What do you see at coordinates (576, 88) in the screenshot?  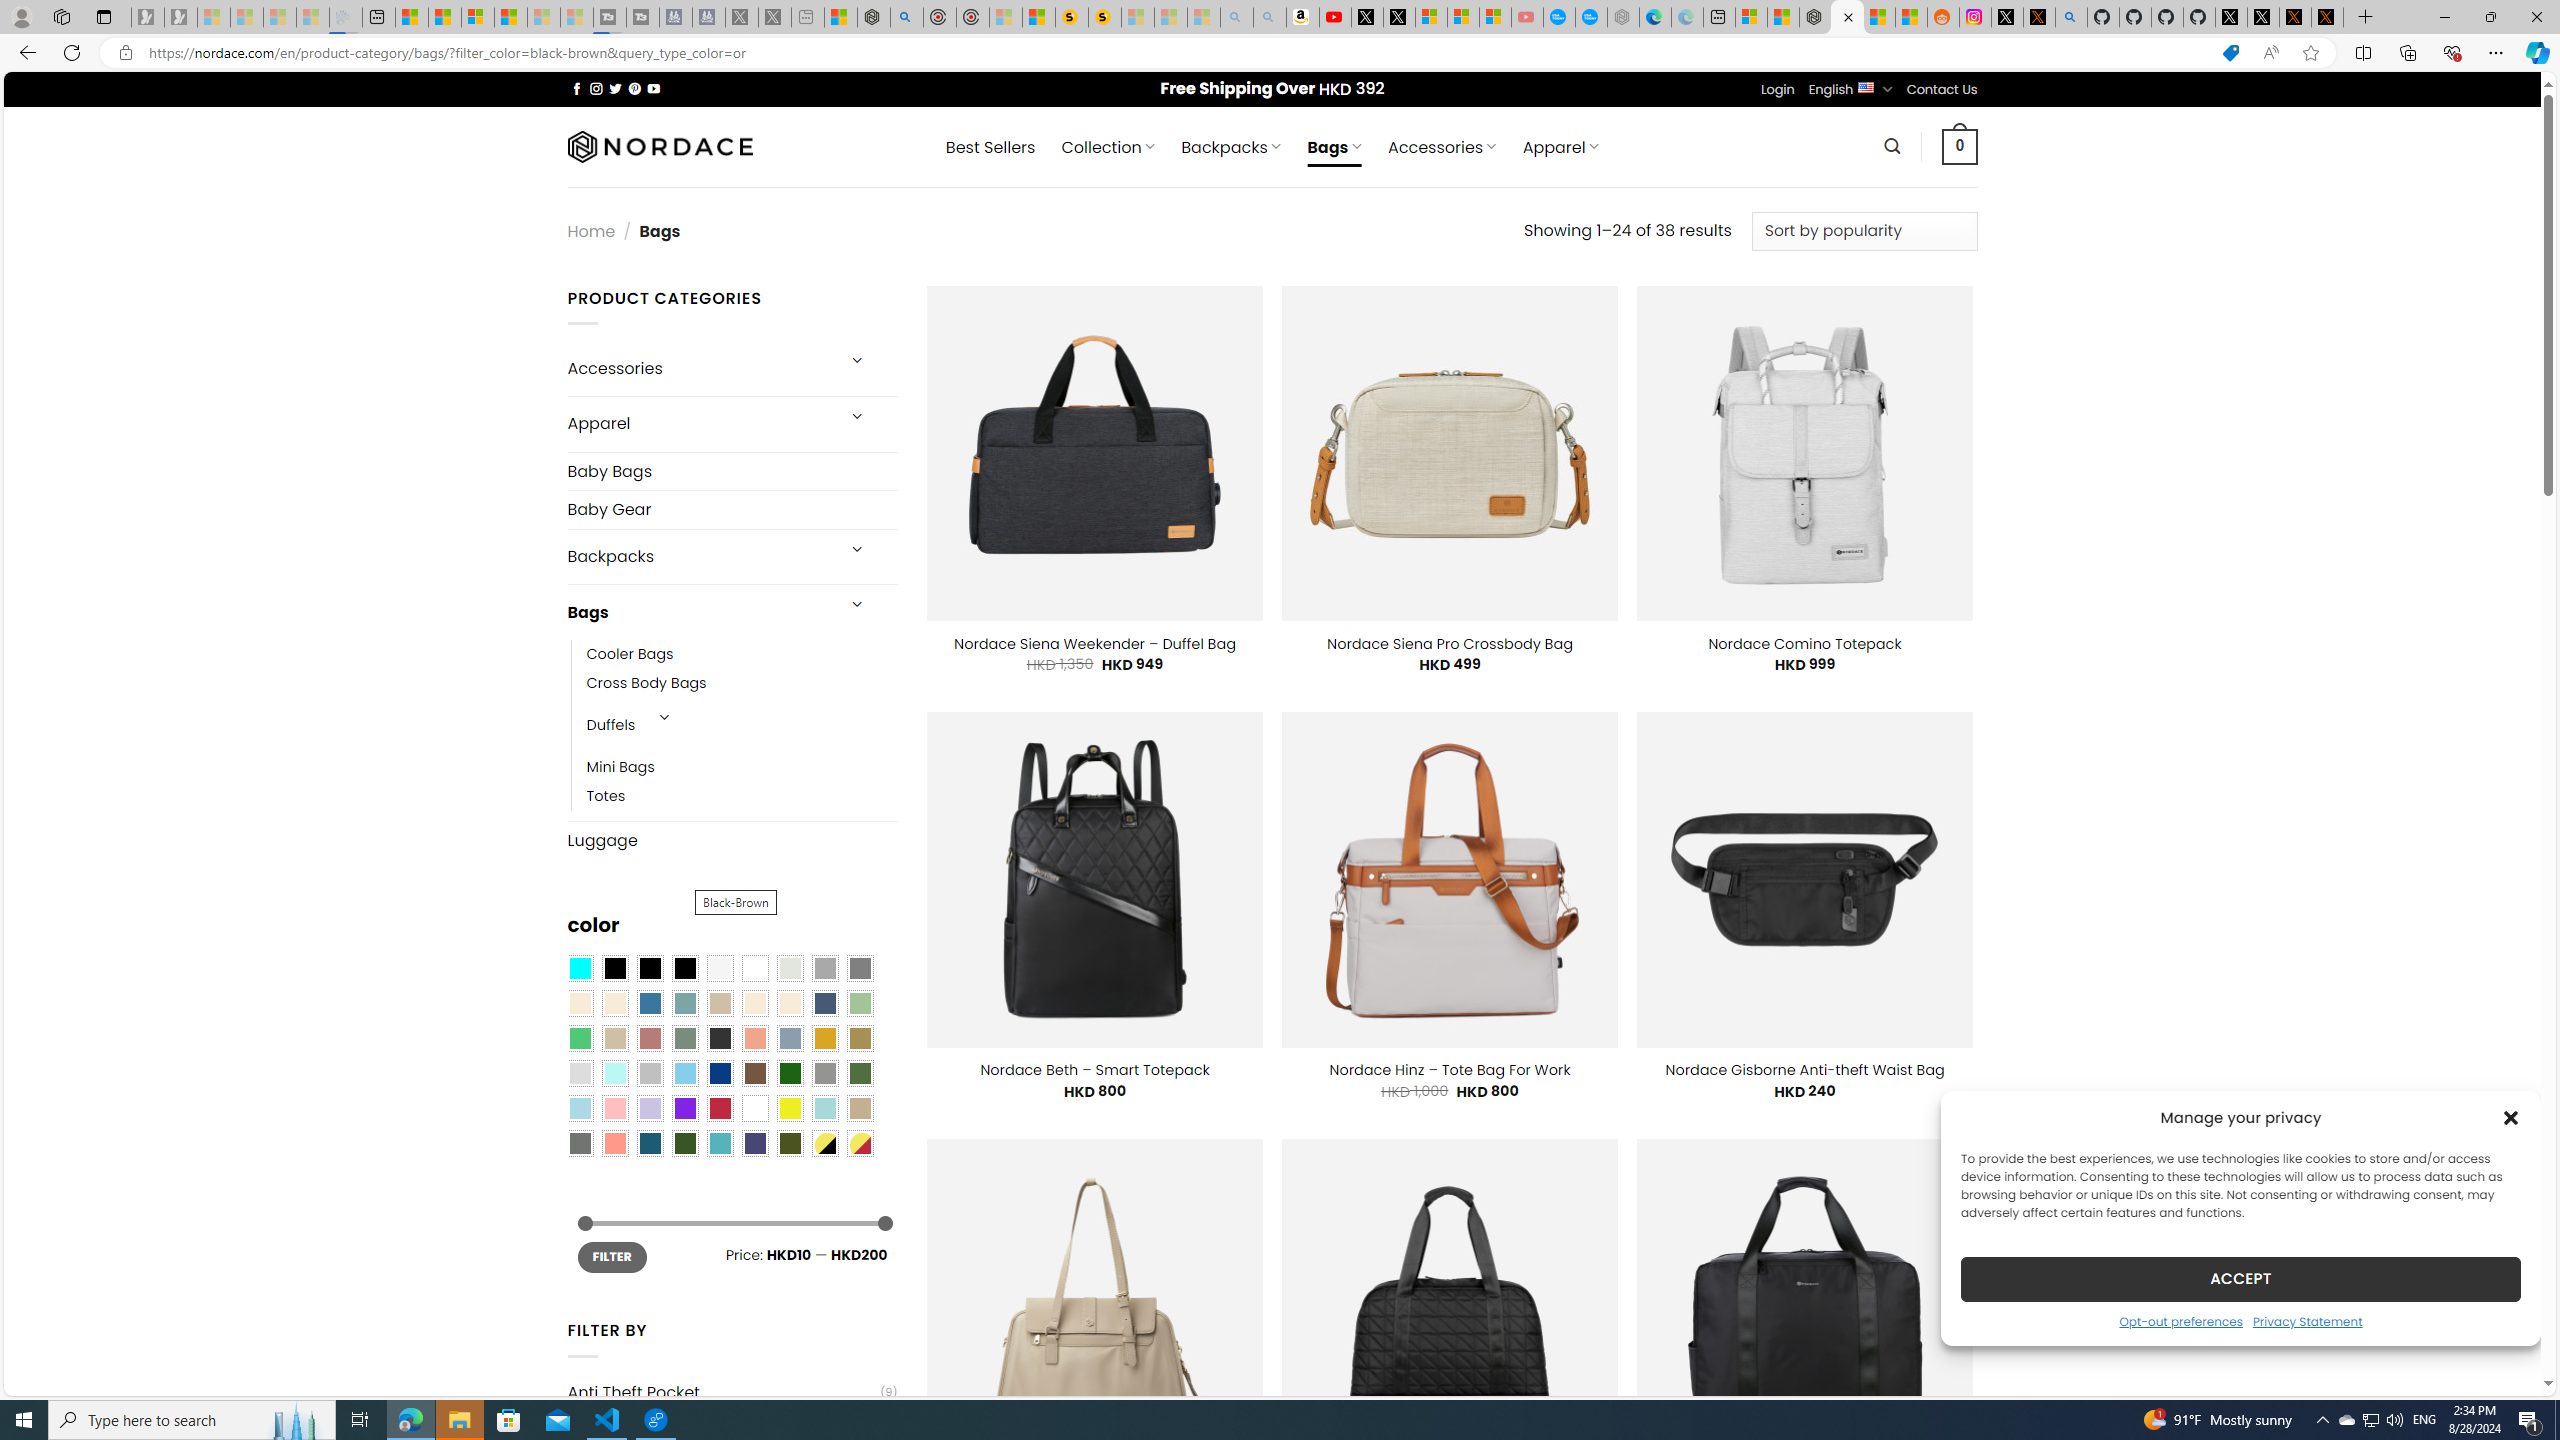 I see `'Follow on Facebook'` at bounding box center [576, 88].